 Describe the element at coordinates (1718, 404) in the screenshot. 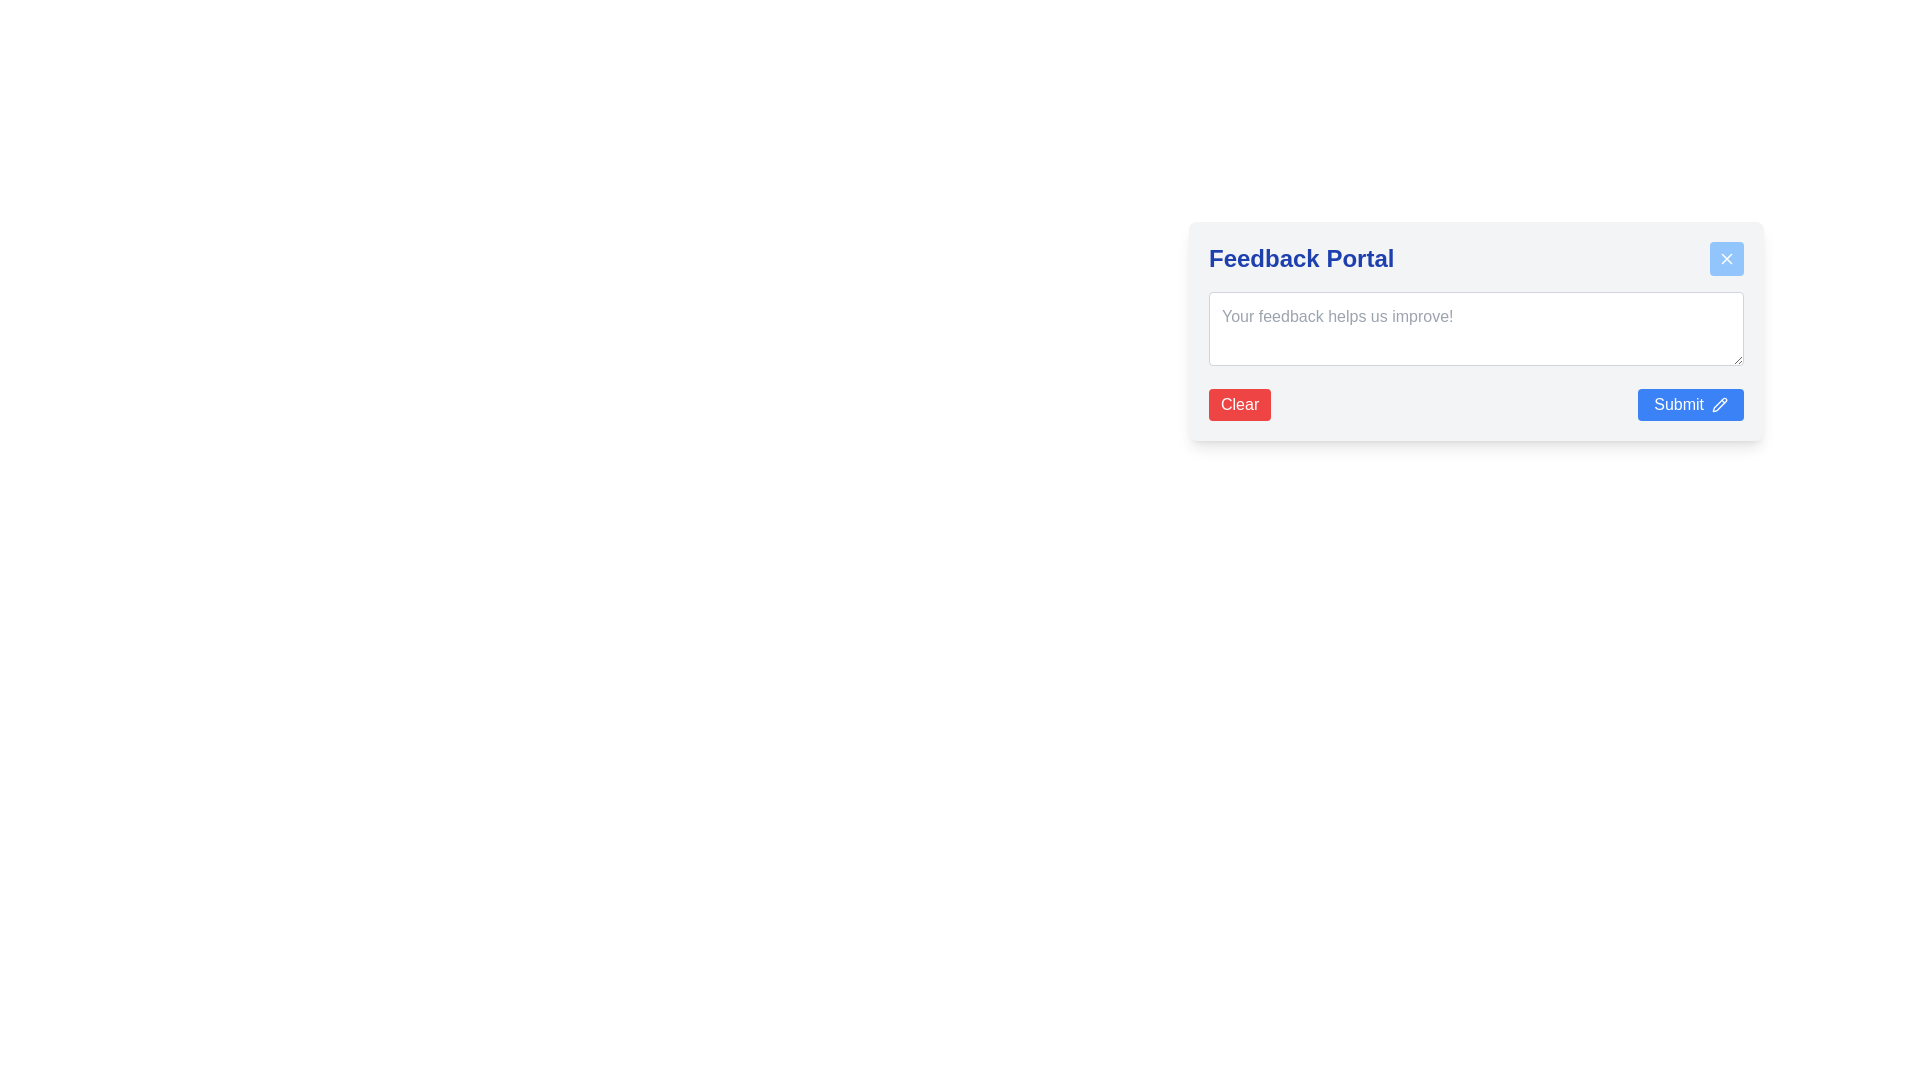

I see `the decorative pencil icon element associated with the 'Submit' button located in the feedback submission area` at that location.